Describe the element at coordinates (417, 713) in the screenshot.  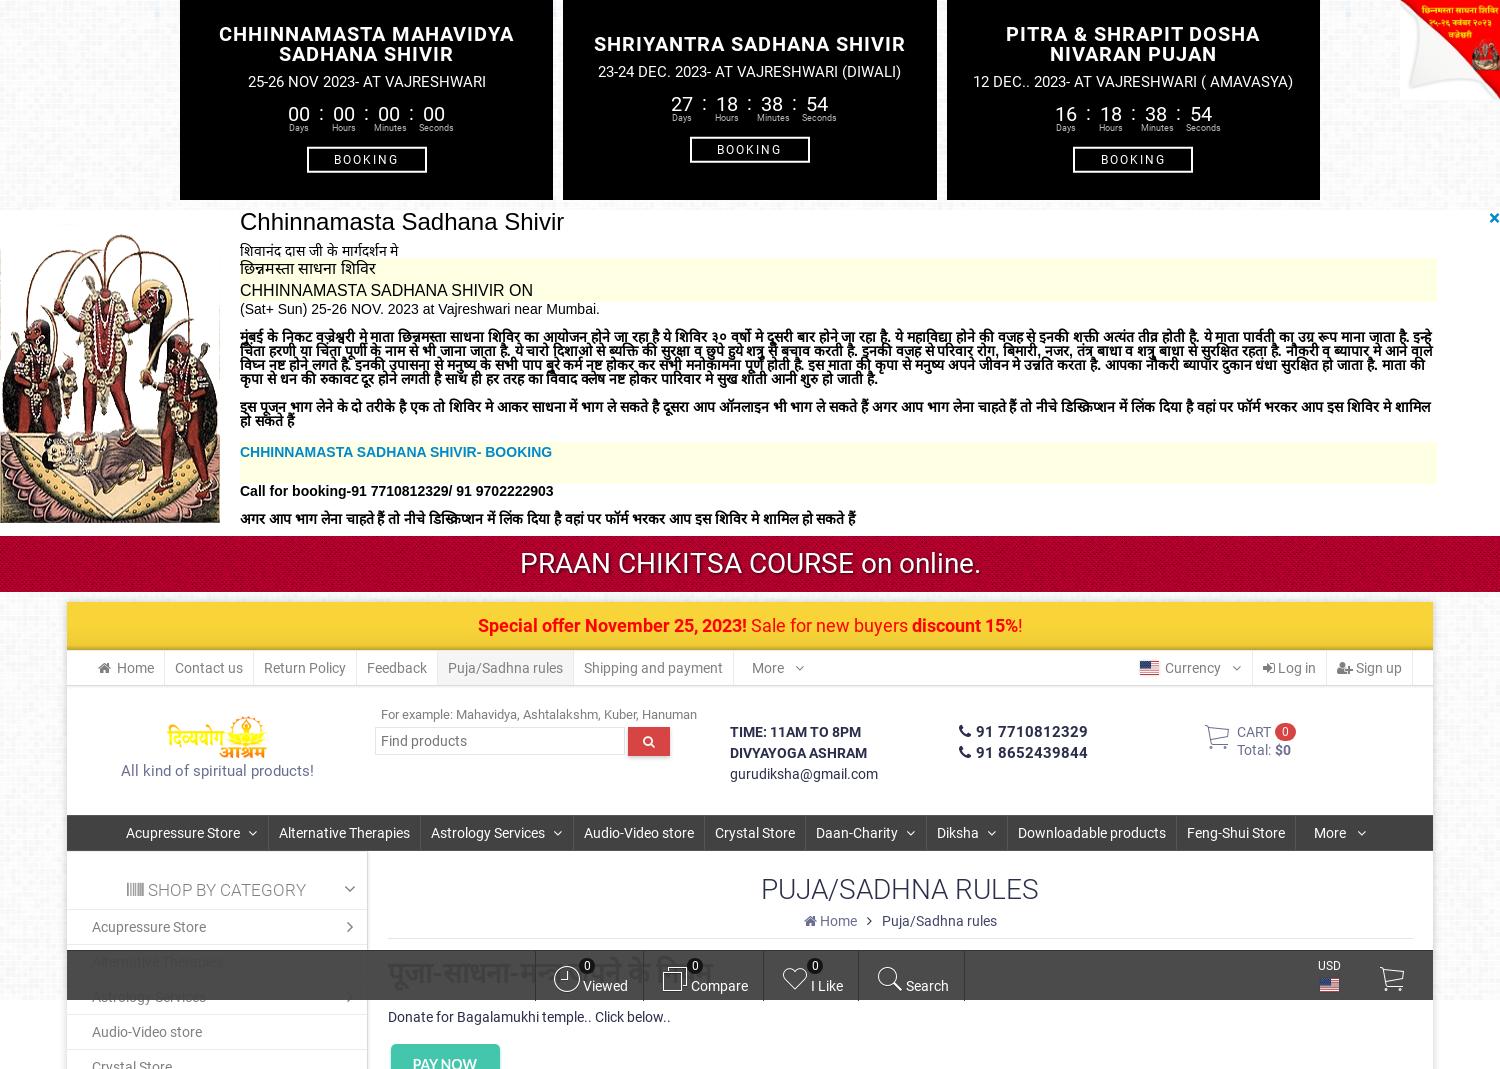
I see `'For example:'` at that location.